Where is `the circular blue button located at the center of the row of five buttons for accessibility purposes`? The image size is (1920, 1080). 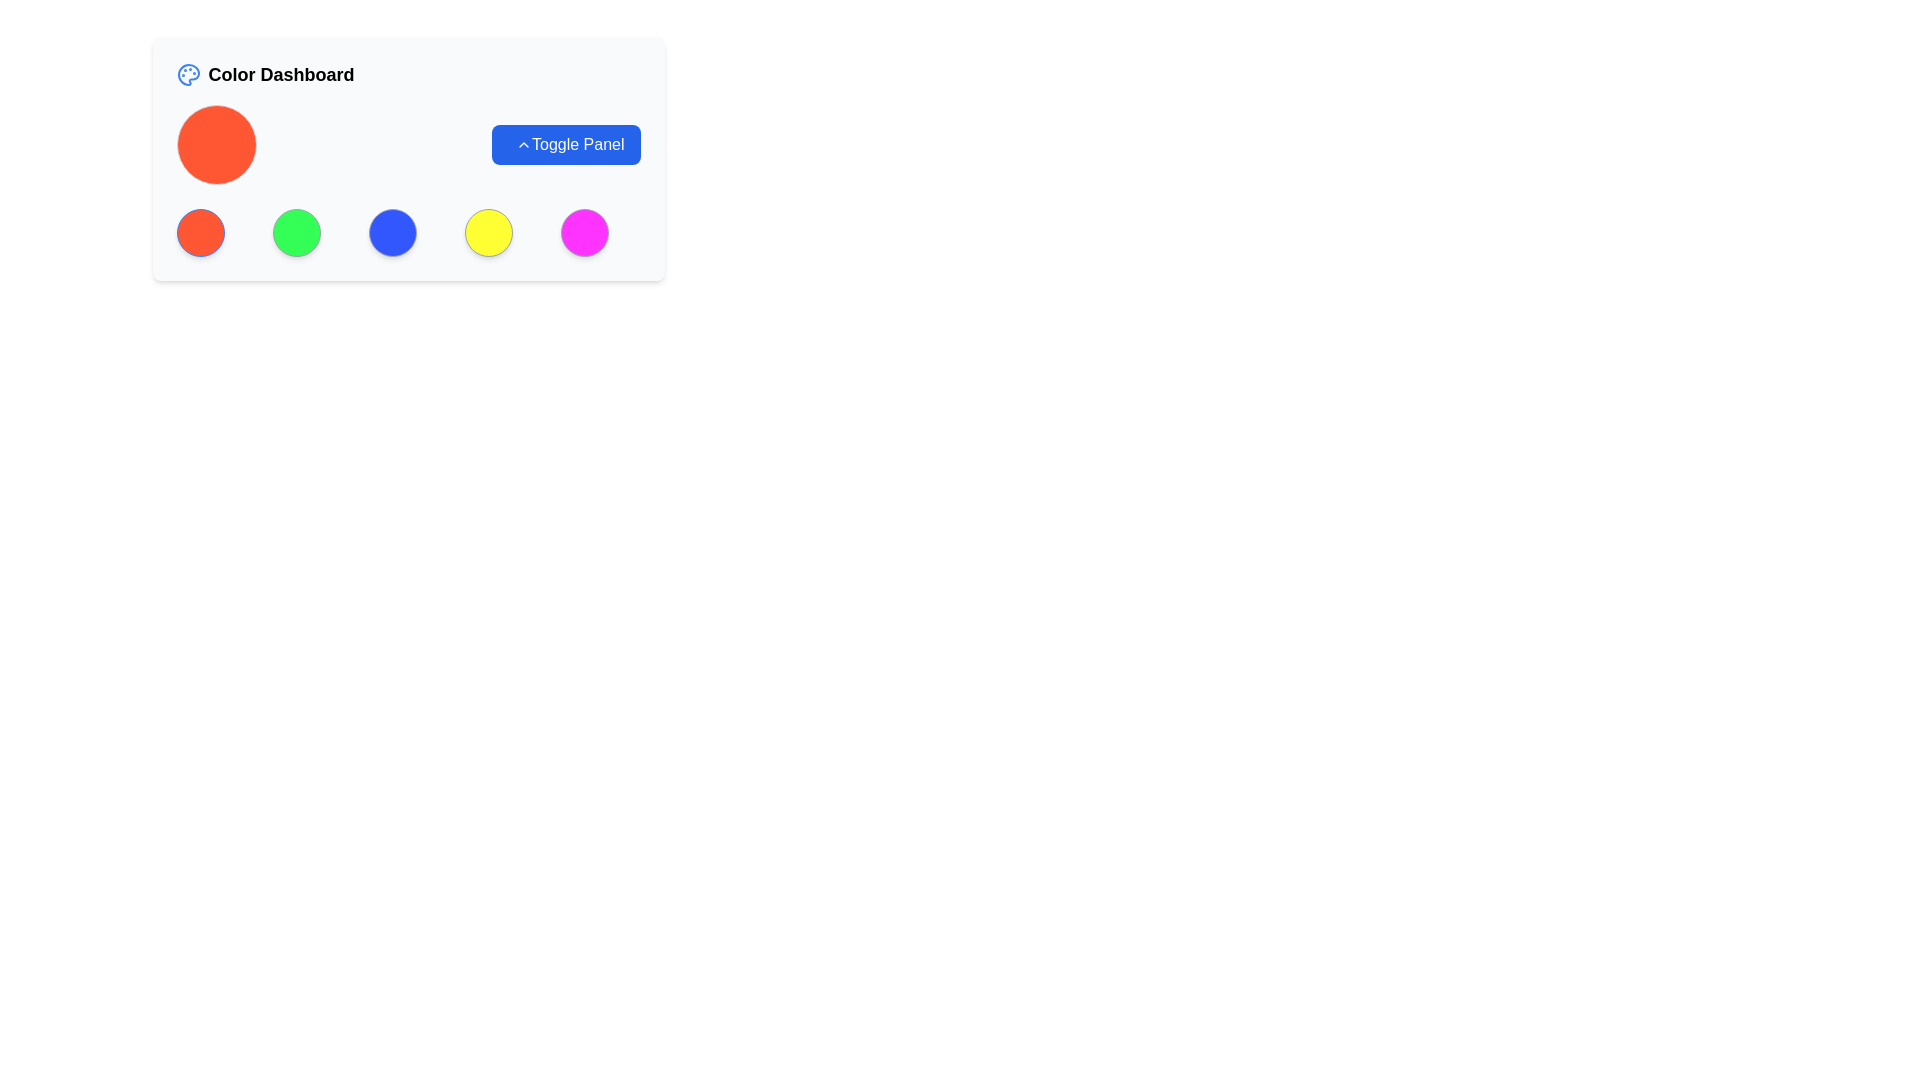 the circular blue button located at the center of the row of five buttons for accessibility purposes is located at coordinates (392, 231).